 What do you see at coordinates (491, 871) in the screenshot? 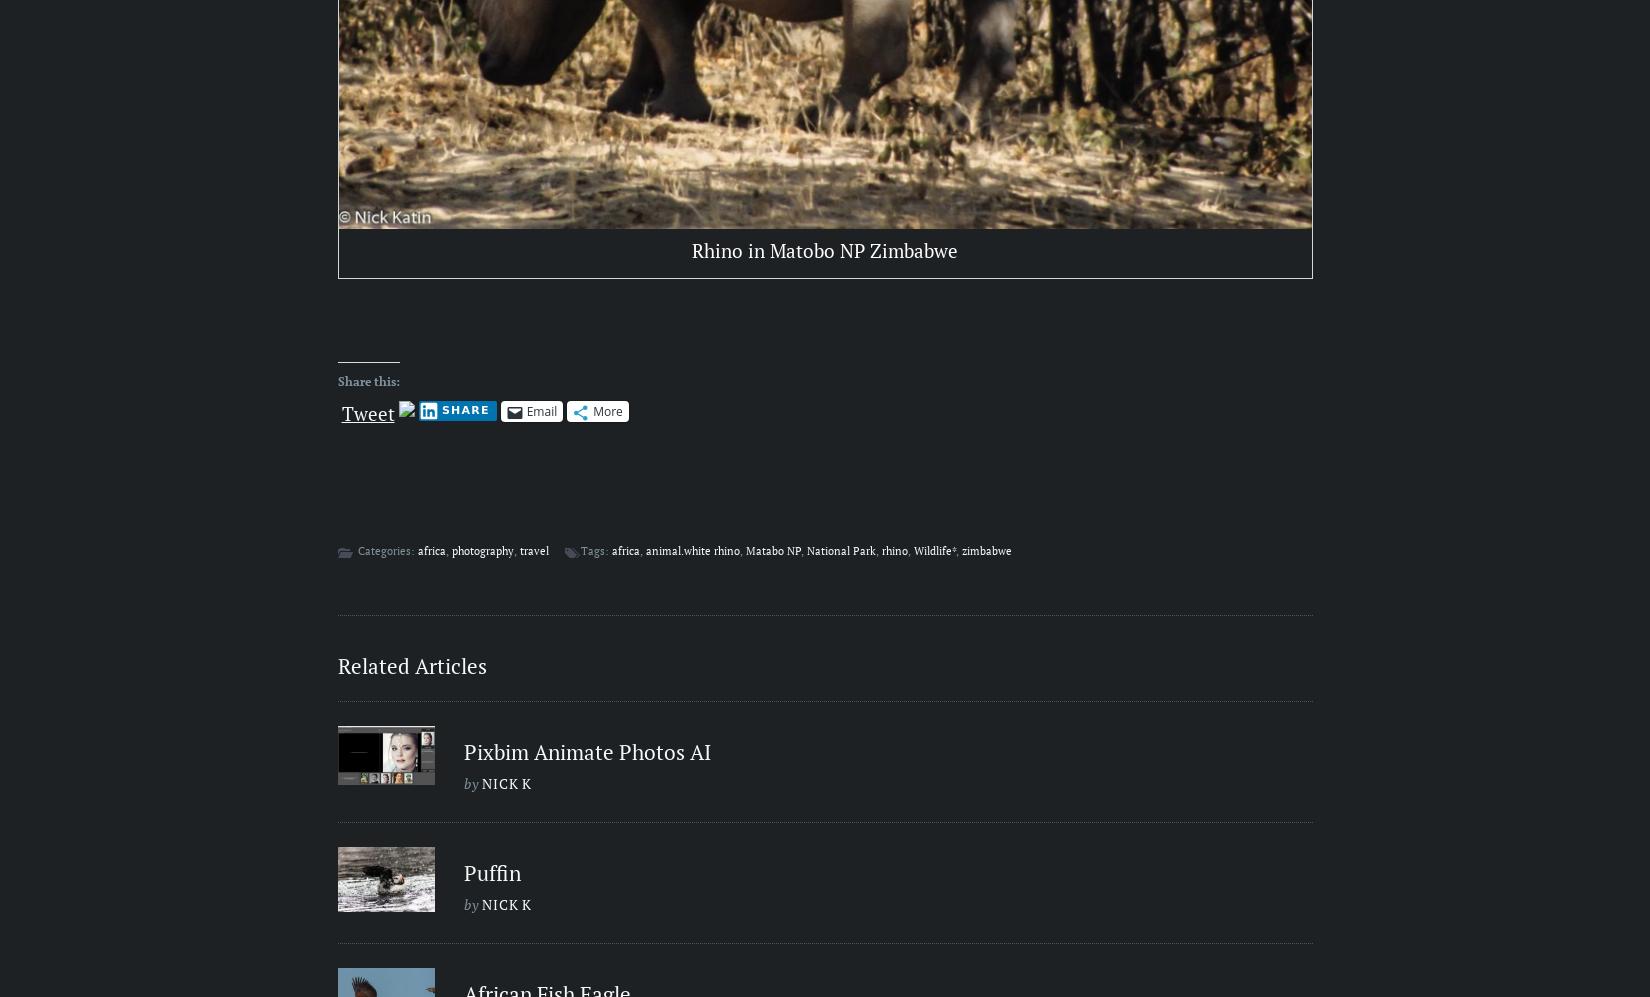
I see `'Puffin'` at bounding box center [491, 871].